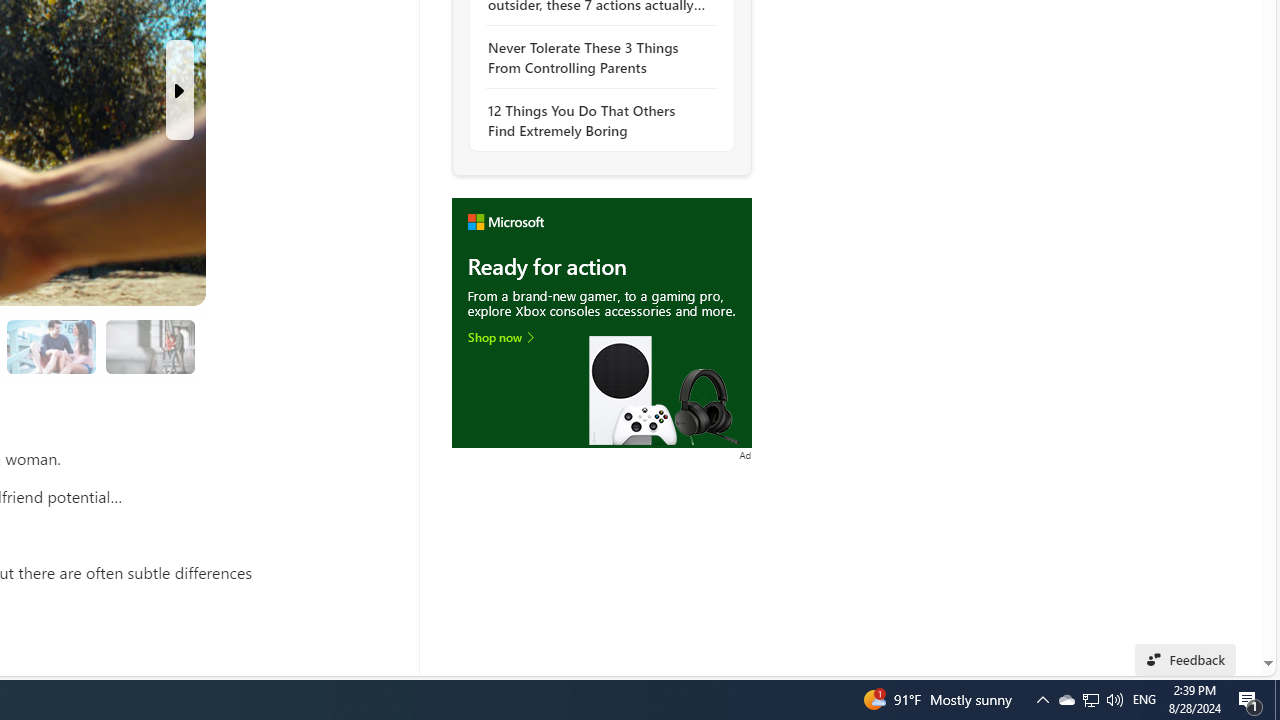 The width and height of the screenshot is (1280, 720). I want to click on '7. She can communicate her needs and wants.', so click(148, 345).